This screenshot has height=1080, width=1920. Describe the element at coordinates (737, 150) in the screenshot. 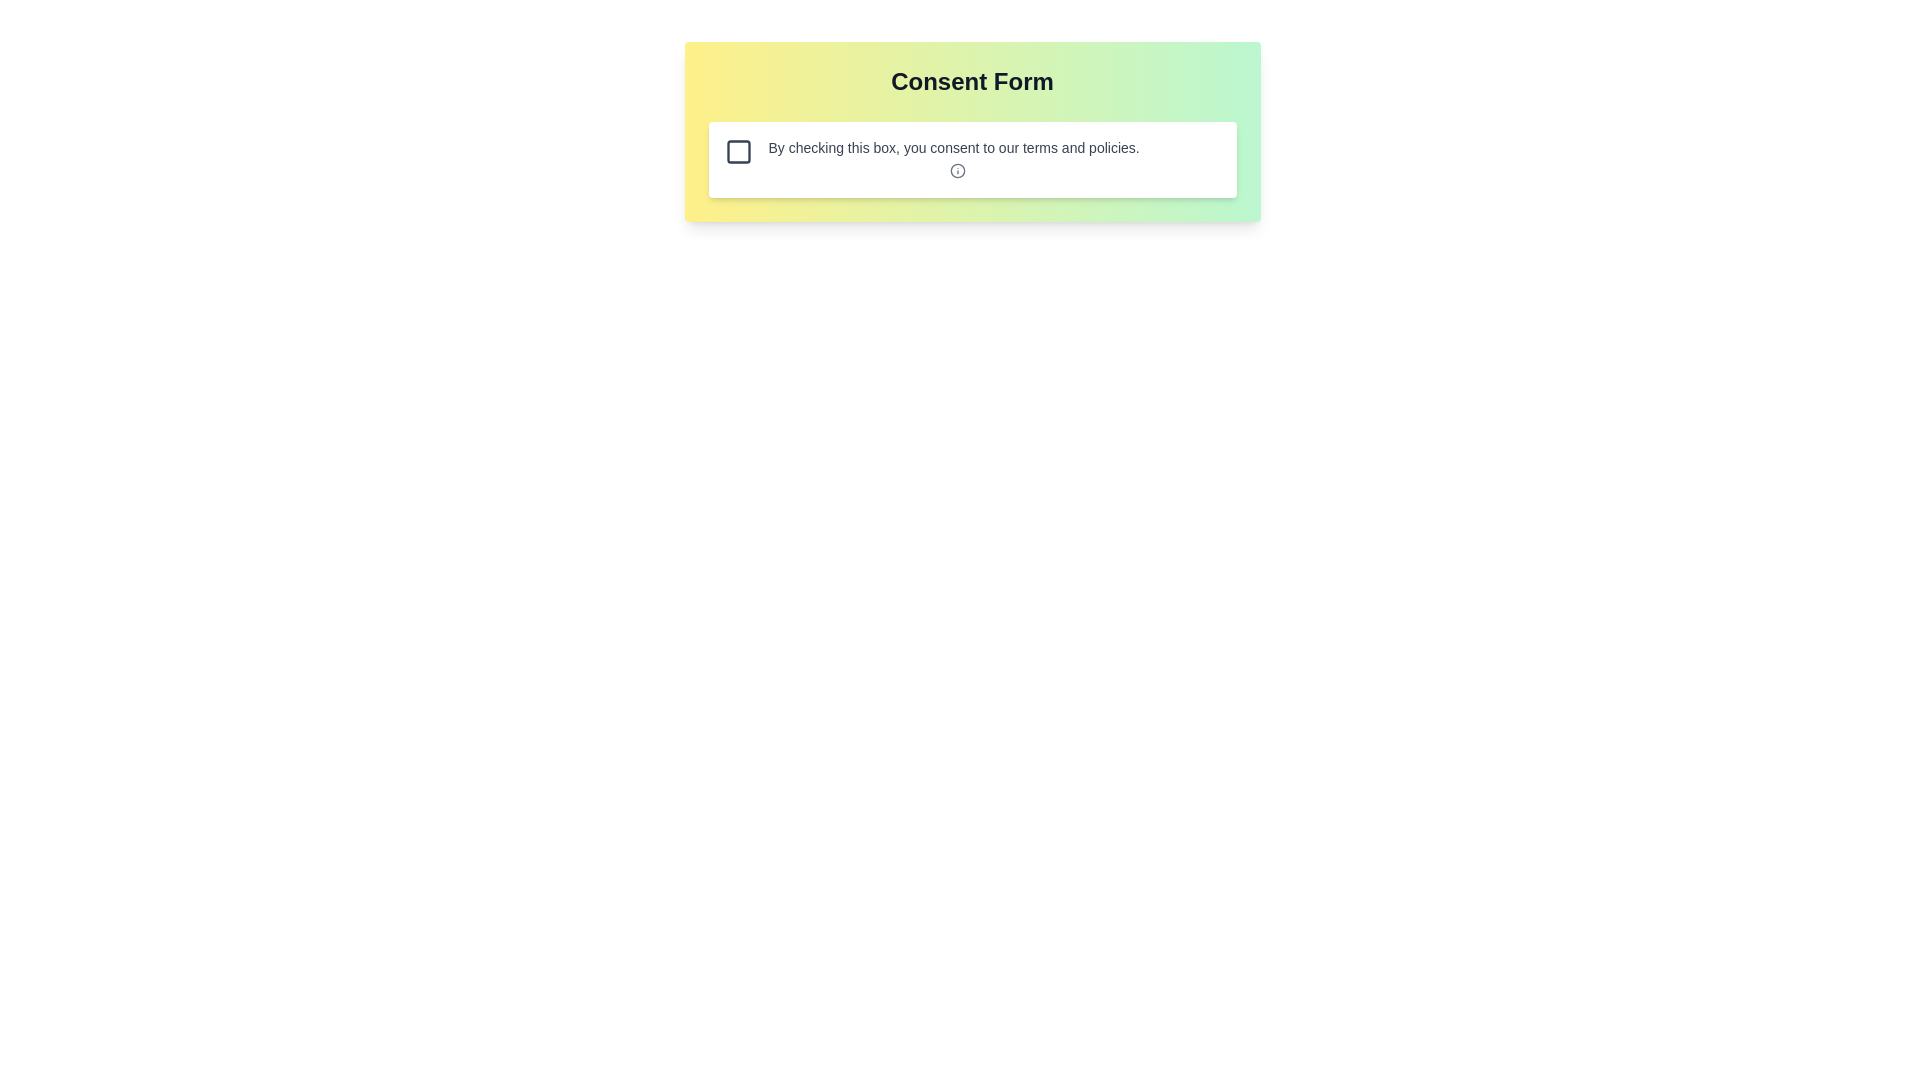

I see `the small square checkbox icon located at the beginning of the row in the form component` at that location.